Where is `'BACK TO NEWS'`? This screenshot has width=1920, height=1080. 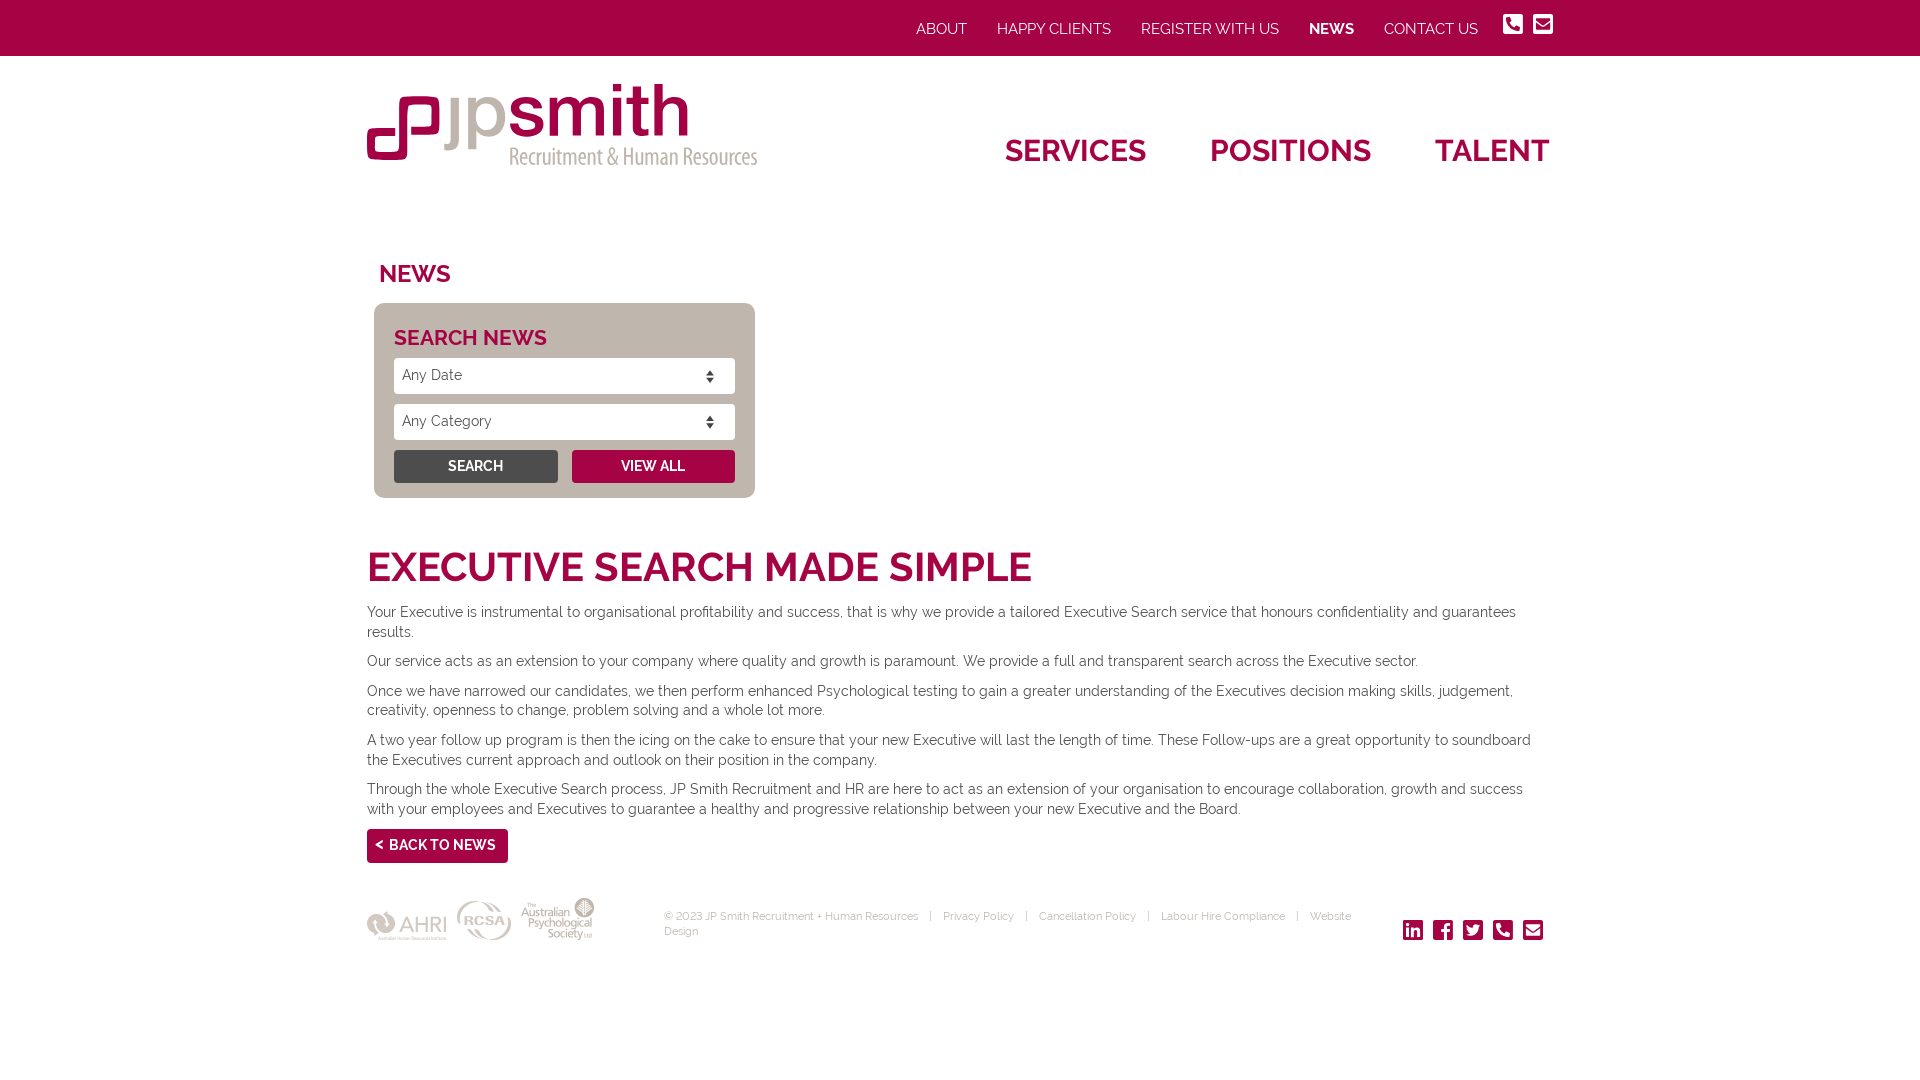
'BACK TO NEWS' is located at coordinates (436, 845).